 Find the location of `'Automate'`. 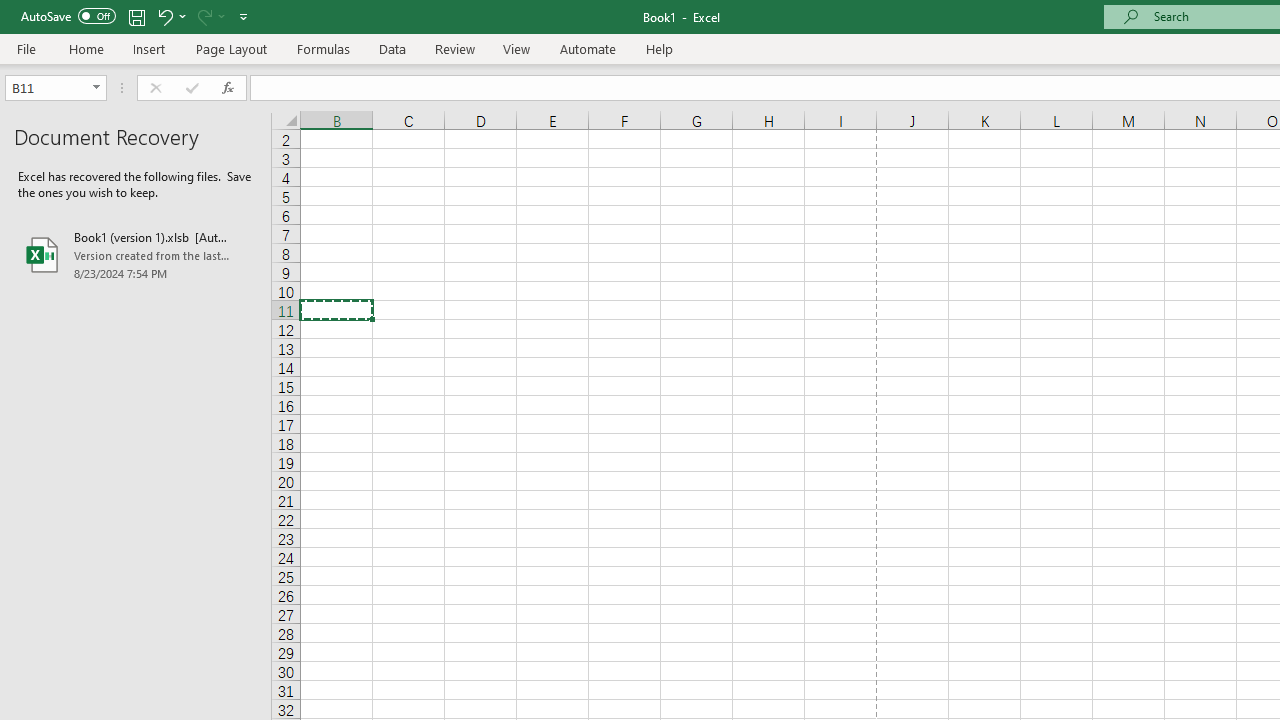

'Automate' is located at coordinates (587, 48).